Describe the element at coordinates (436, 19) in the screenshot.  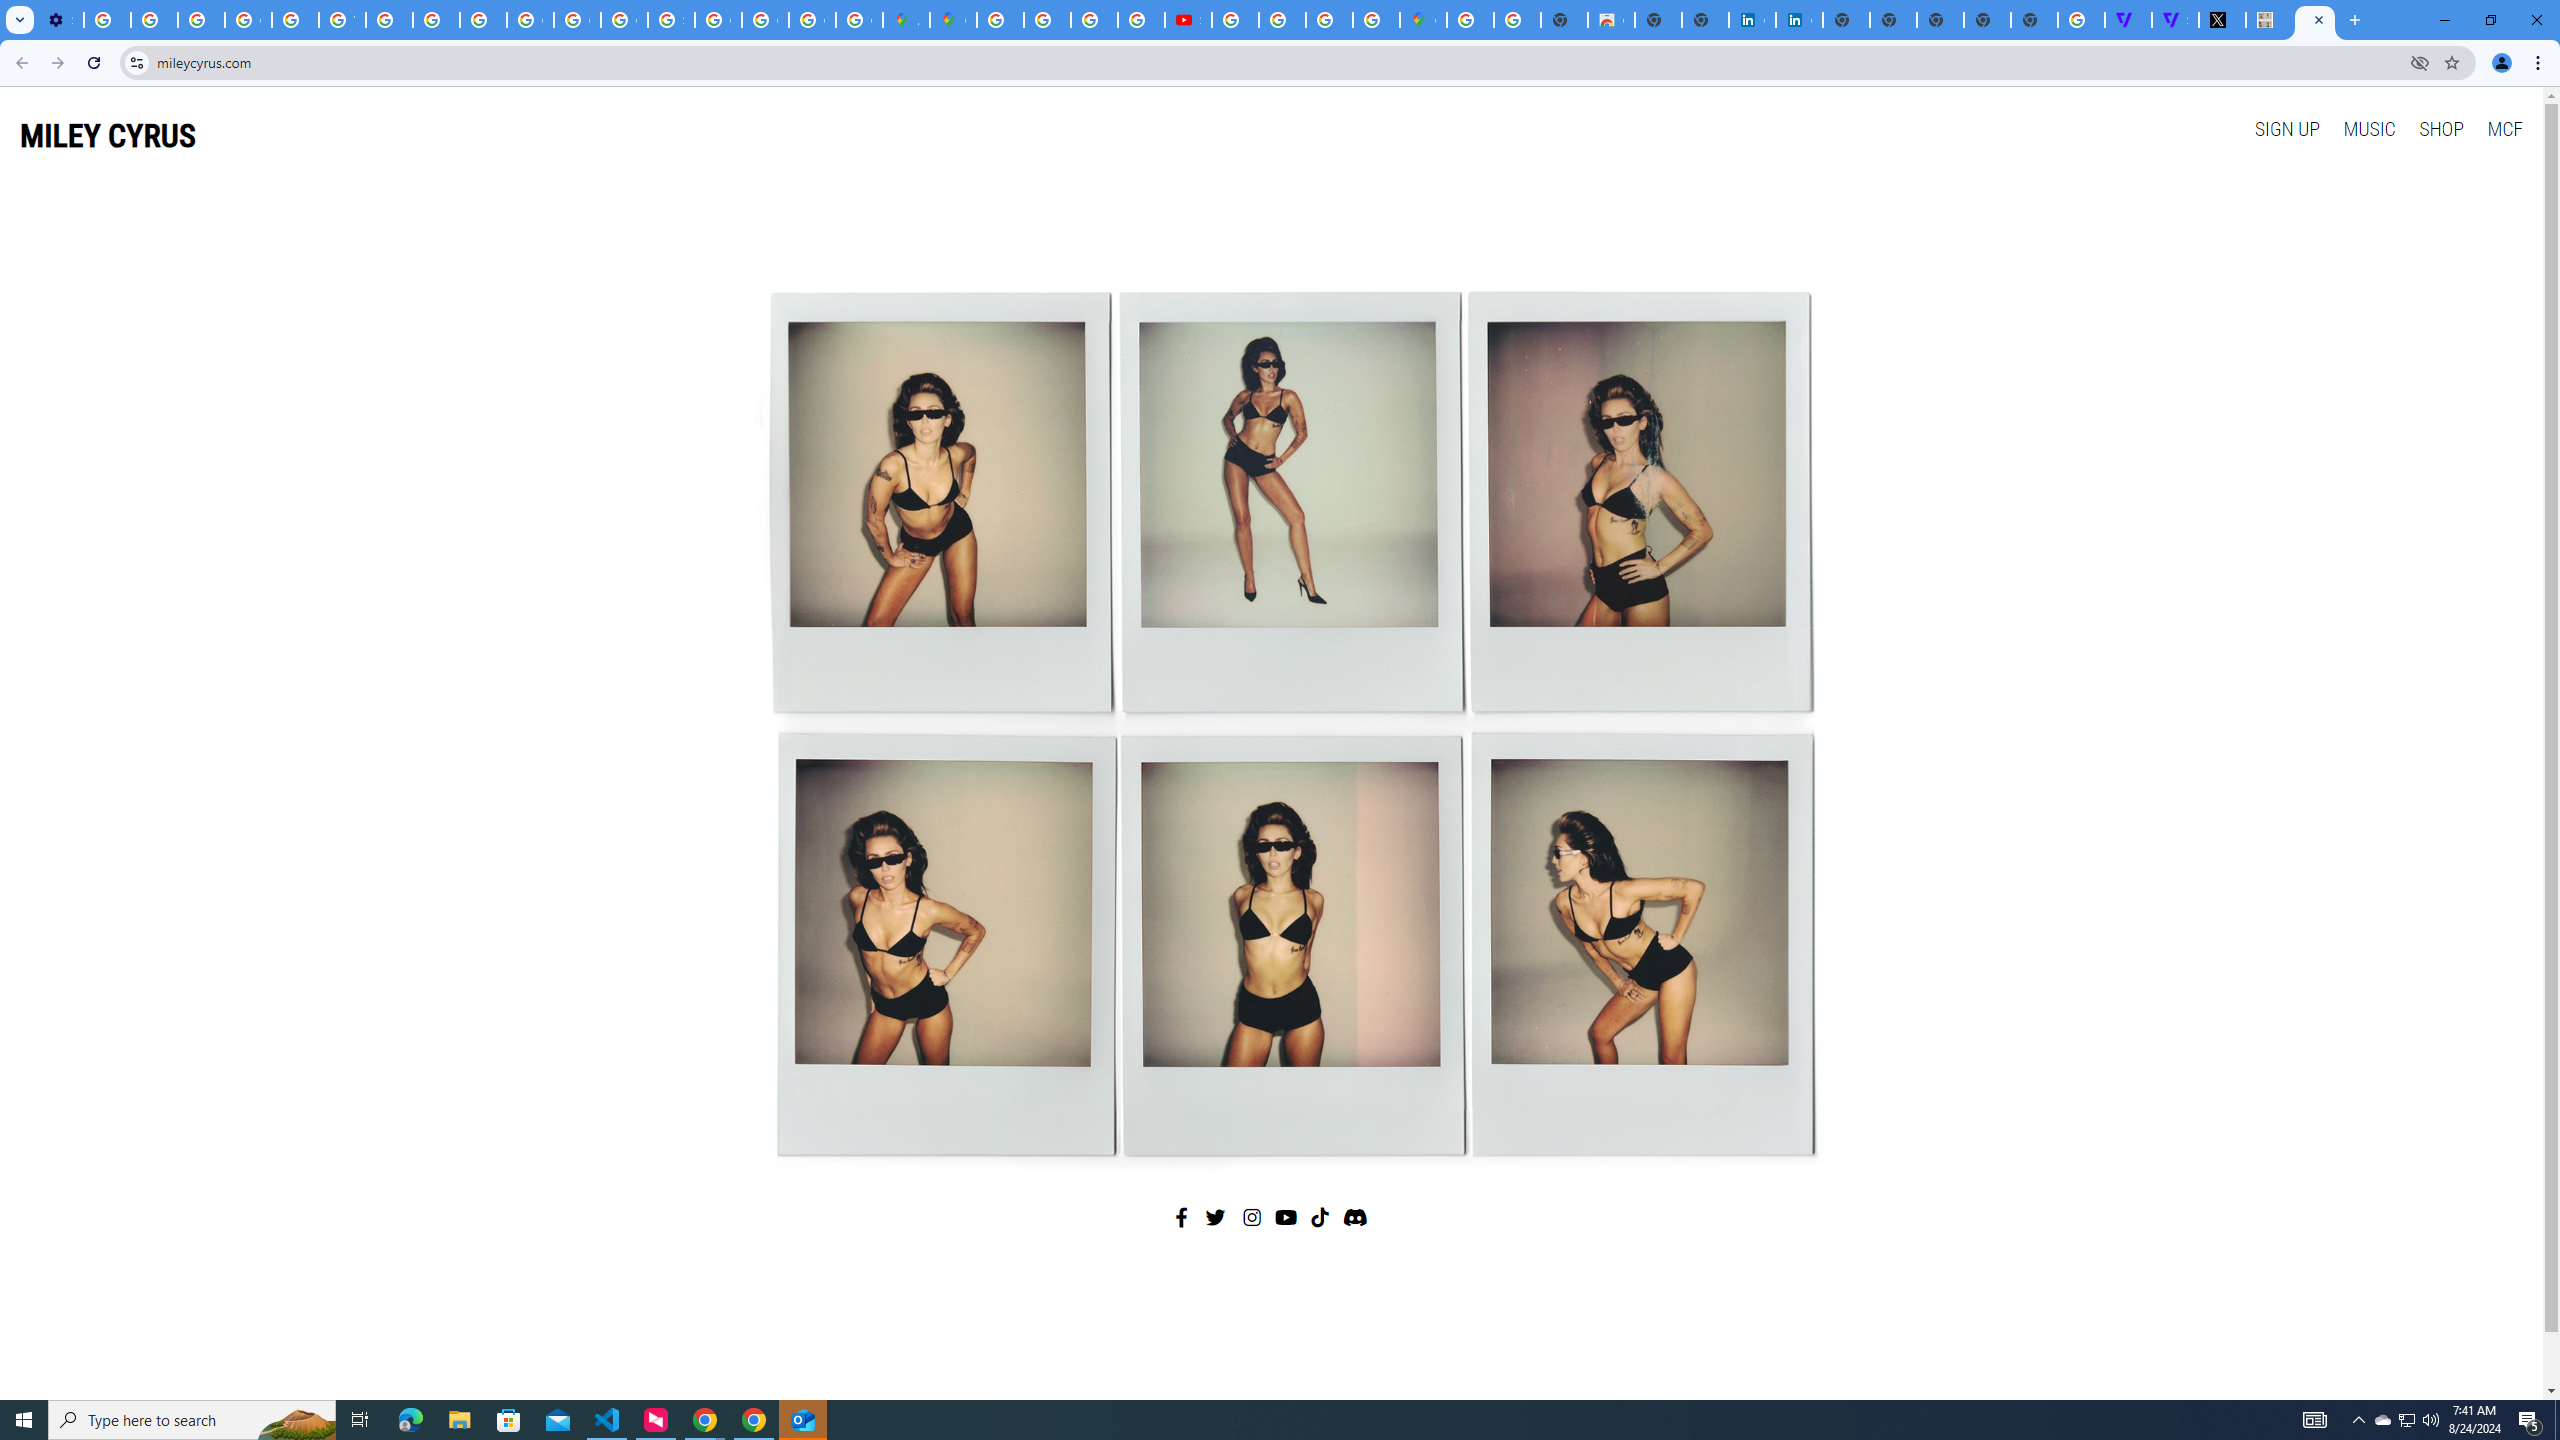
I see `'Privacy Help Center - Policies Help'` at that location.